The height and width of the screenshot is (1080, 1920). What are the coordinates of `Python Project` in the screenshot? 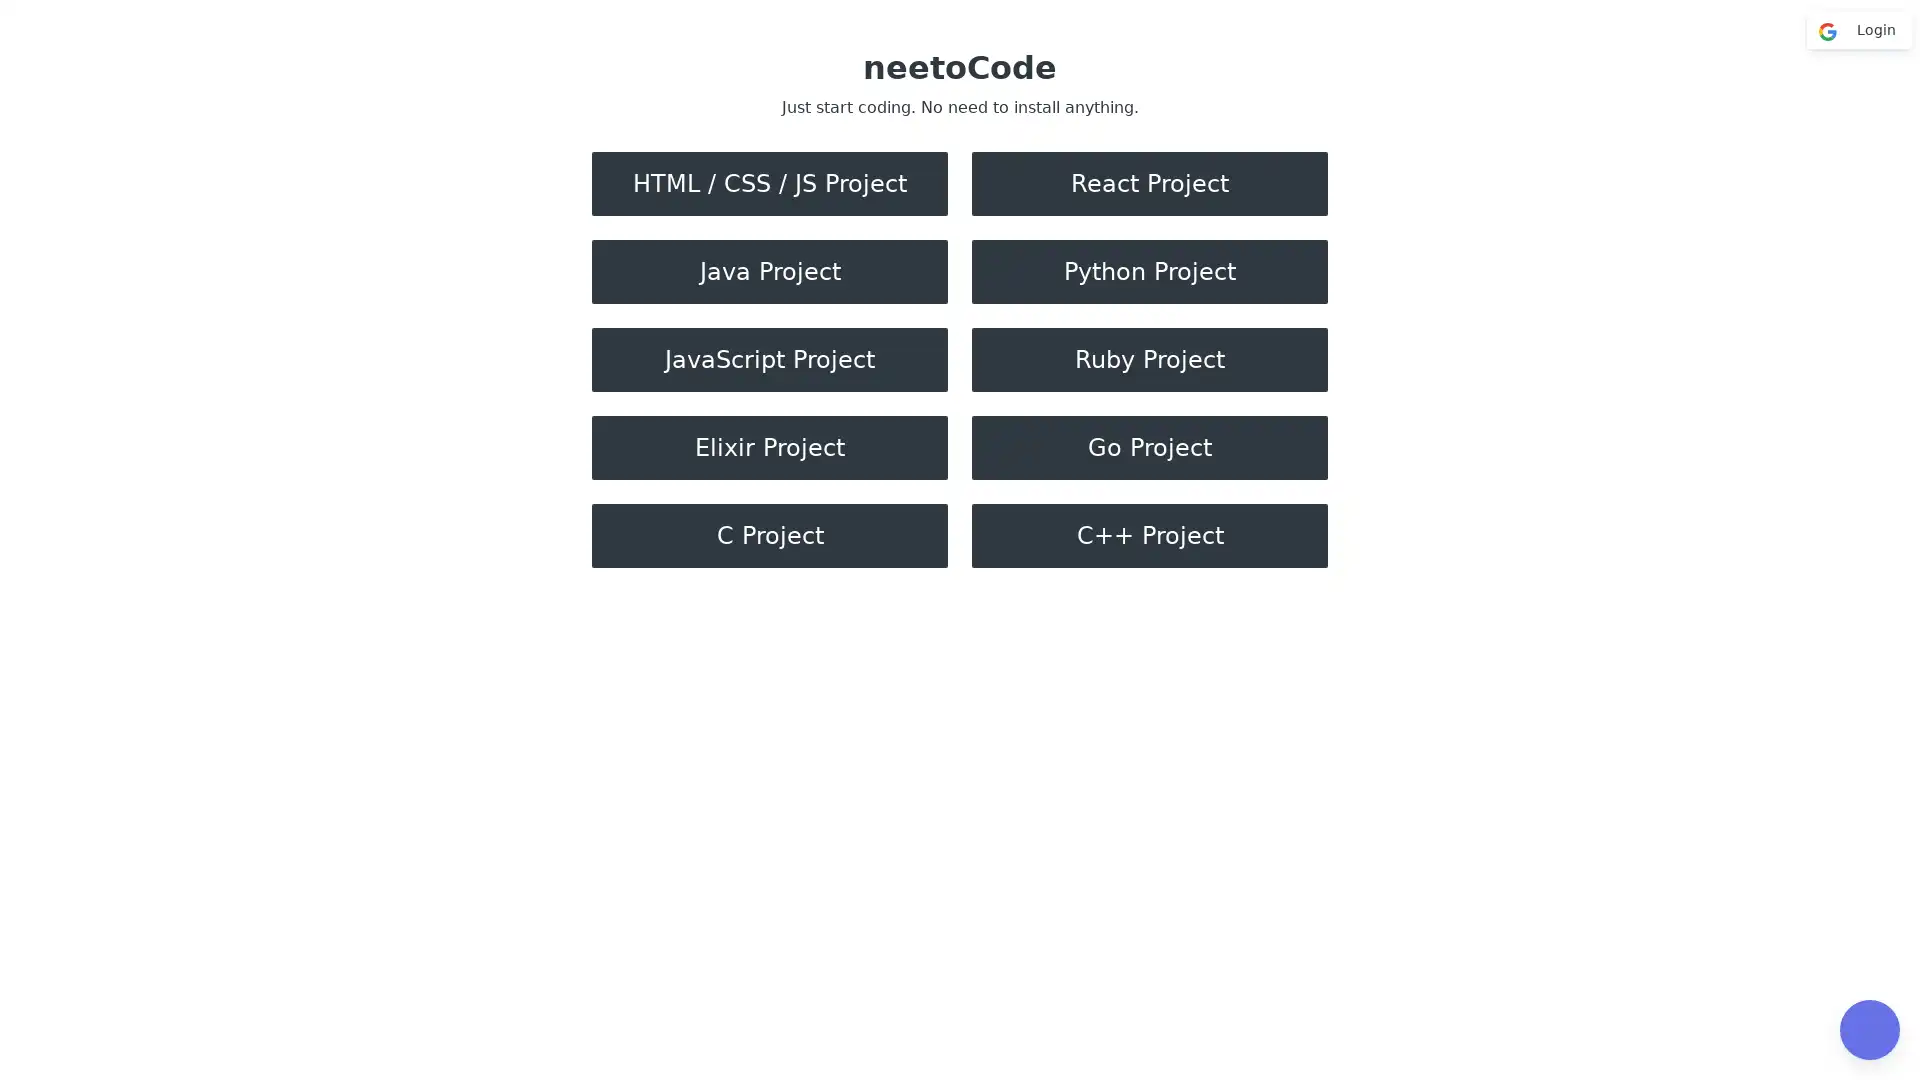 It's located at (1150, 272).